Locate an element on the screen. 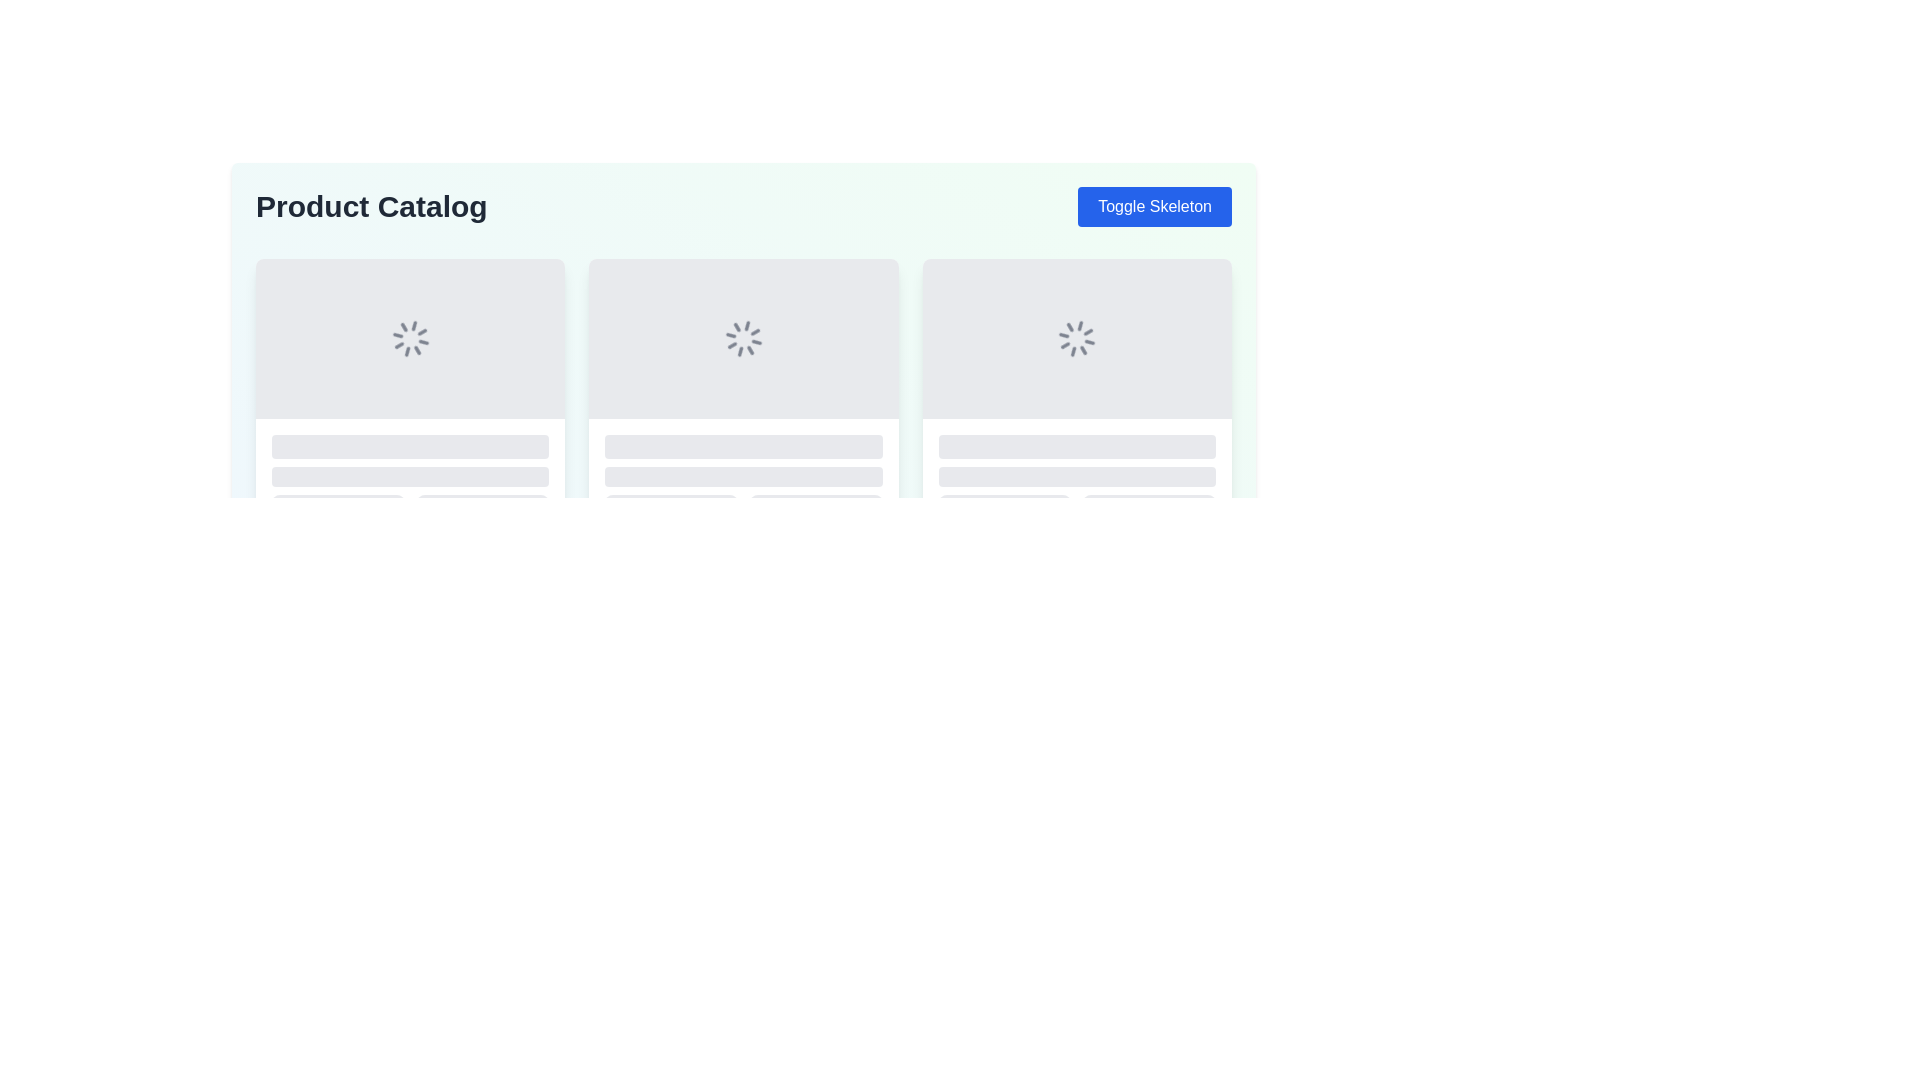 The width and height of the screenshot is (1920, 1080). Skeleton Loader component located in the bottom section of the leftmost card in a horizontally aligned list of three cards, beneath the spinning loader icon, using developer tools is located at coordinates (409, 473).